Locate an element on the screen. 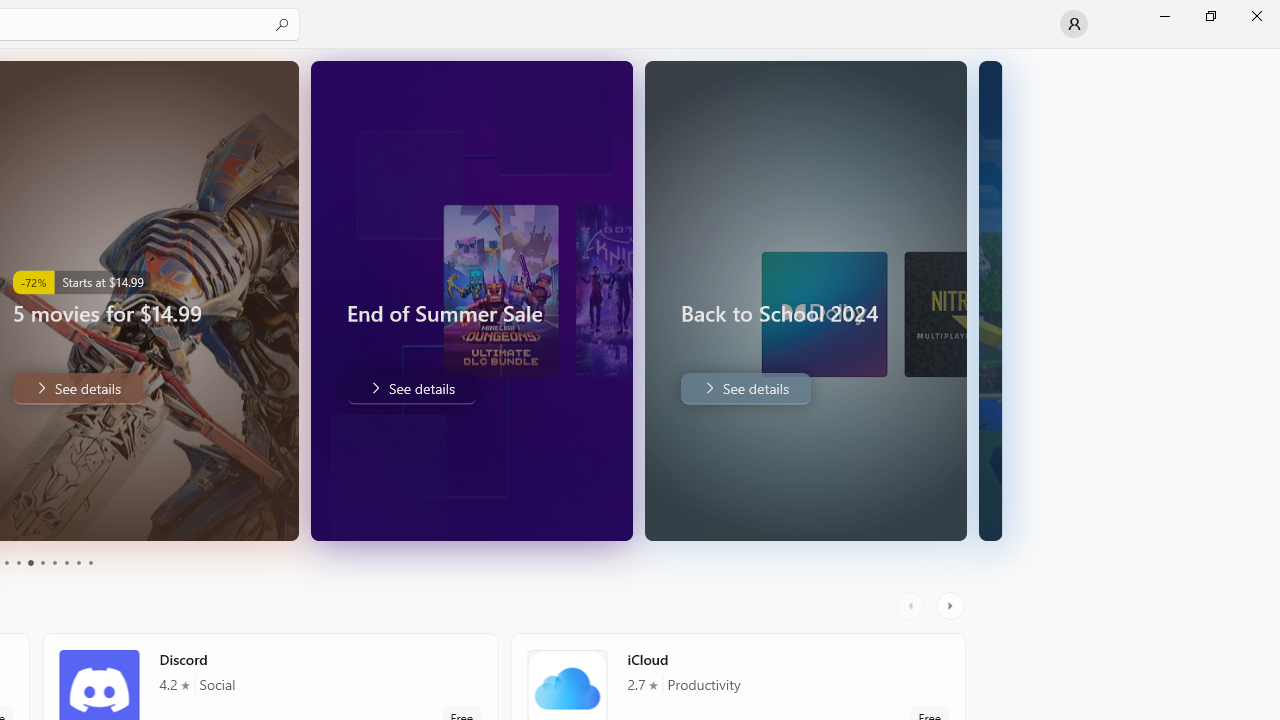 Image resolution: width=1280 pixels, height=720 pixels. 'Page 7' is located at coordinates (54, 563).